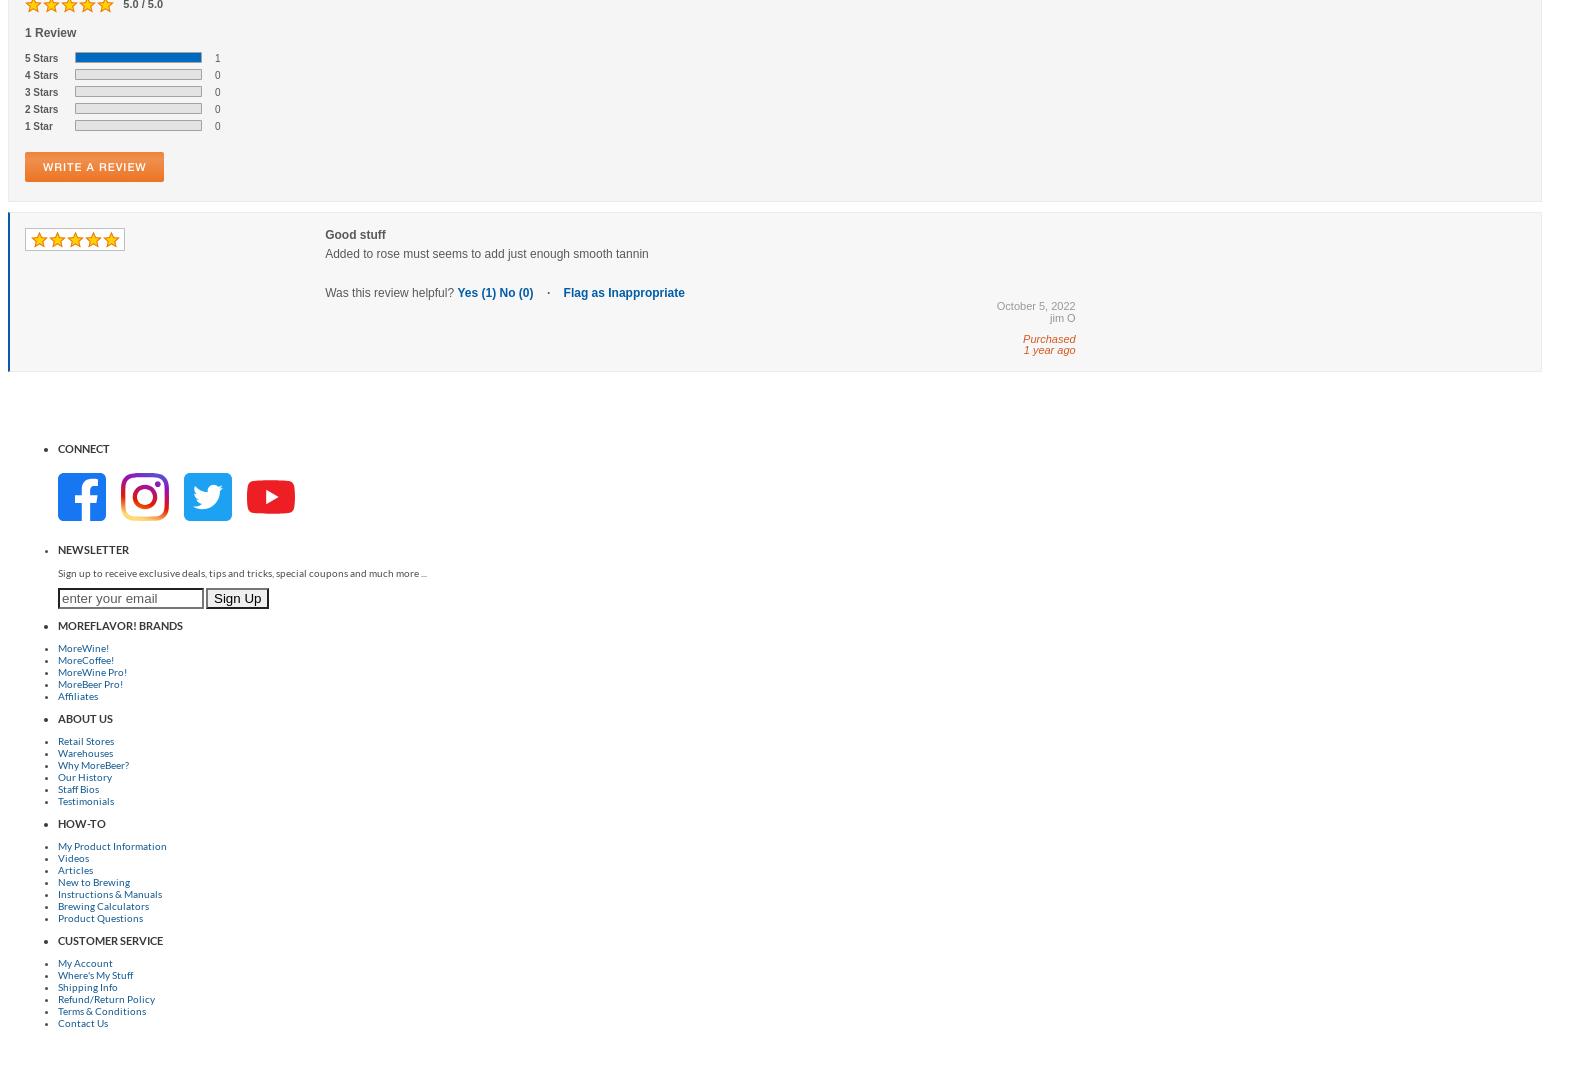 The height and width of the screenshot is (1071, 1575). What do you see at coordinates (77, 787) in the screenshot?
I see `'Staff Bios'` at bounding box center [77, 787].